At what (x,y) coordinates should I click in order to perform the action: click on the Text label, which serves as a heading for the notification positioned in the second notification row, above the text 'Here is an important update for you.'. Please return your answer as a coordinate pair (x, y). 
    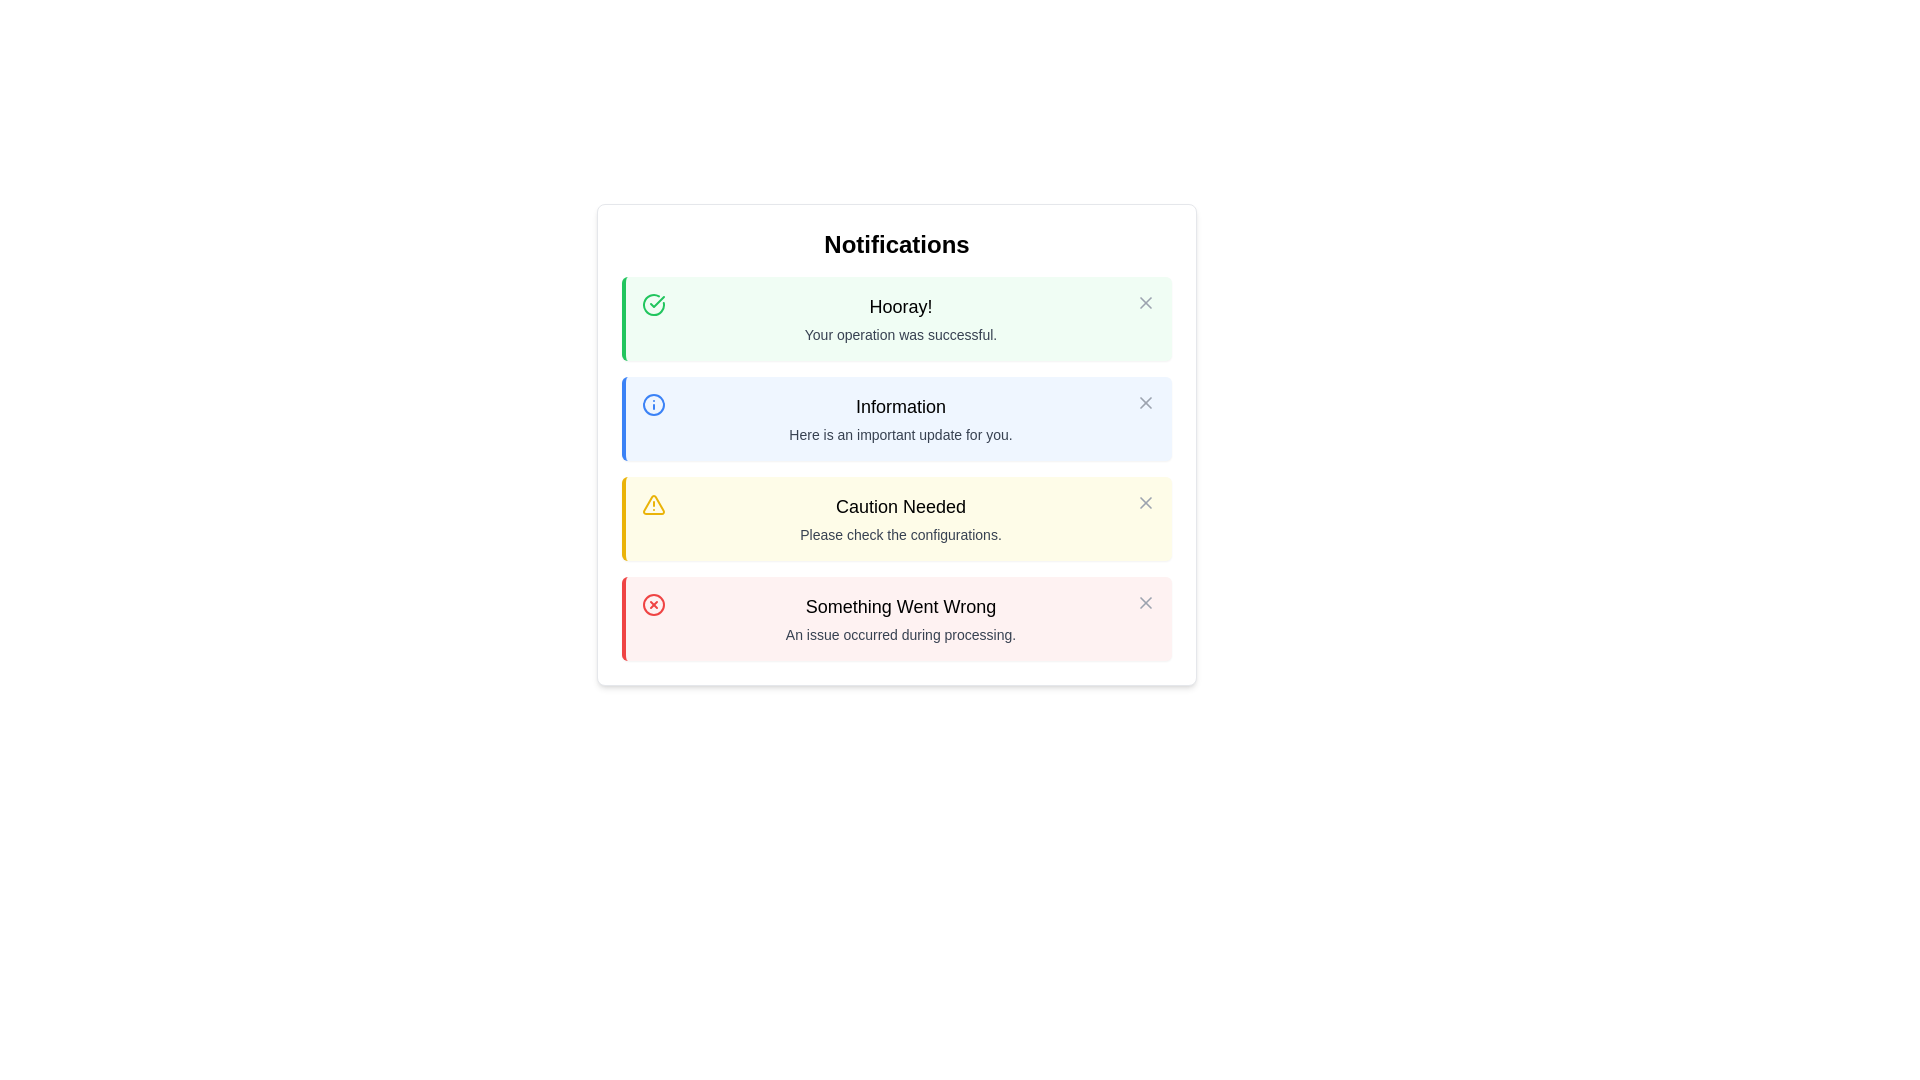
    Looking at the image, I should click on (900, 406).